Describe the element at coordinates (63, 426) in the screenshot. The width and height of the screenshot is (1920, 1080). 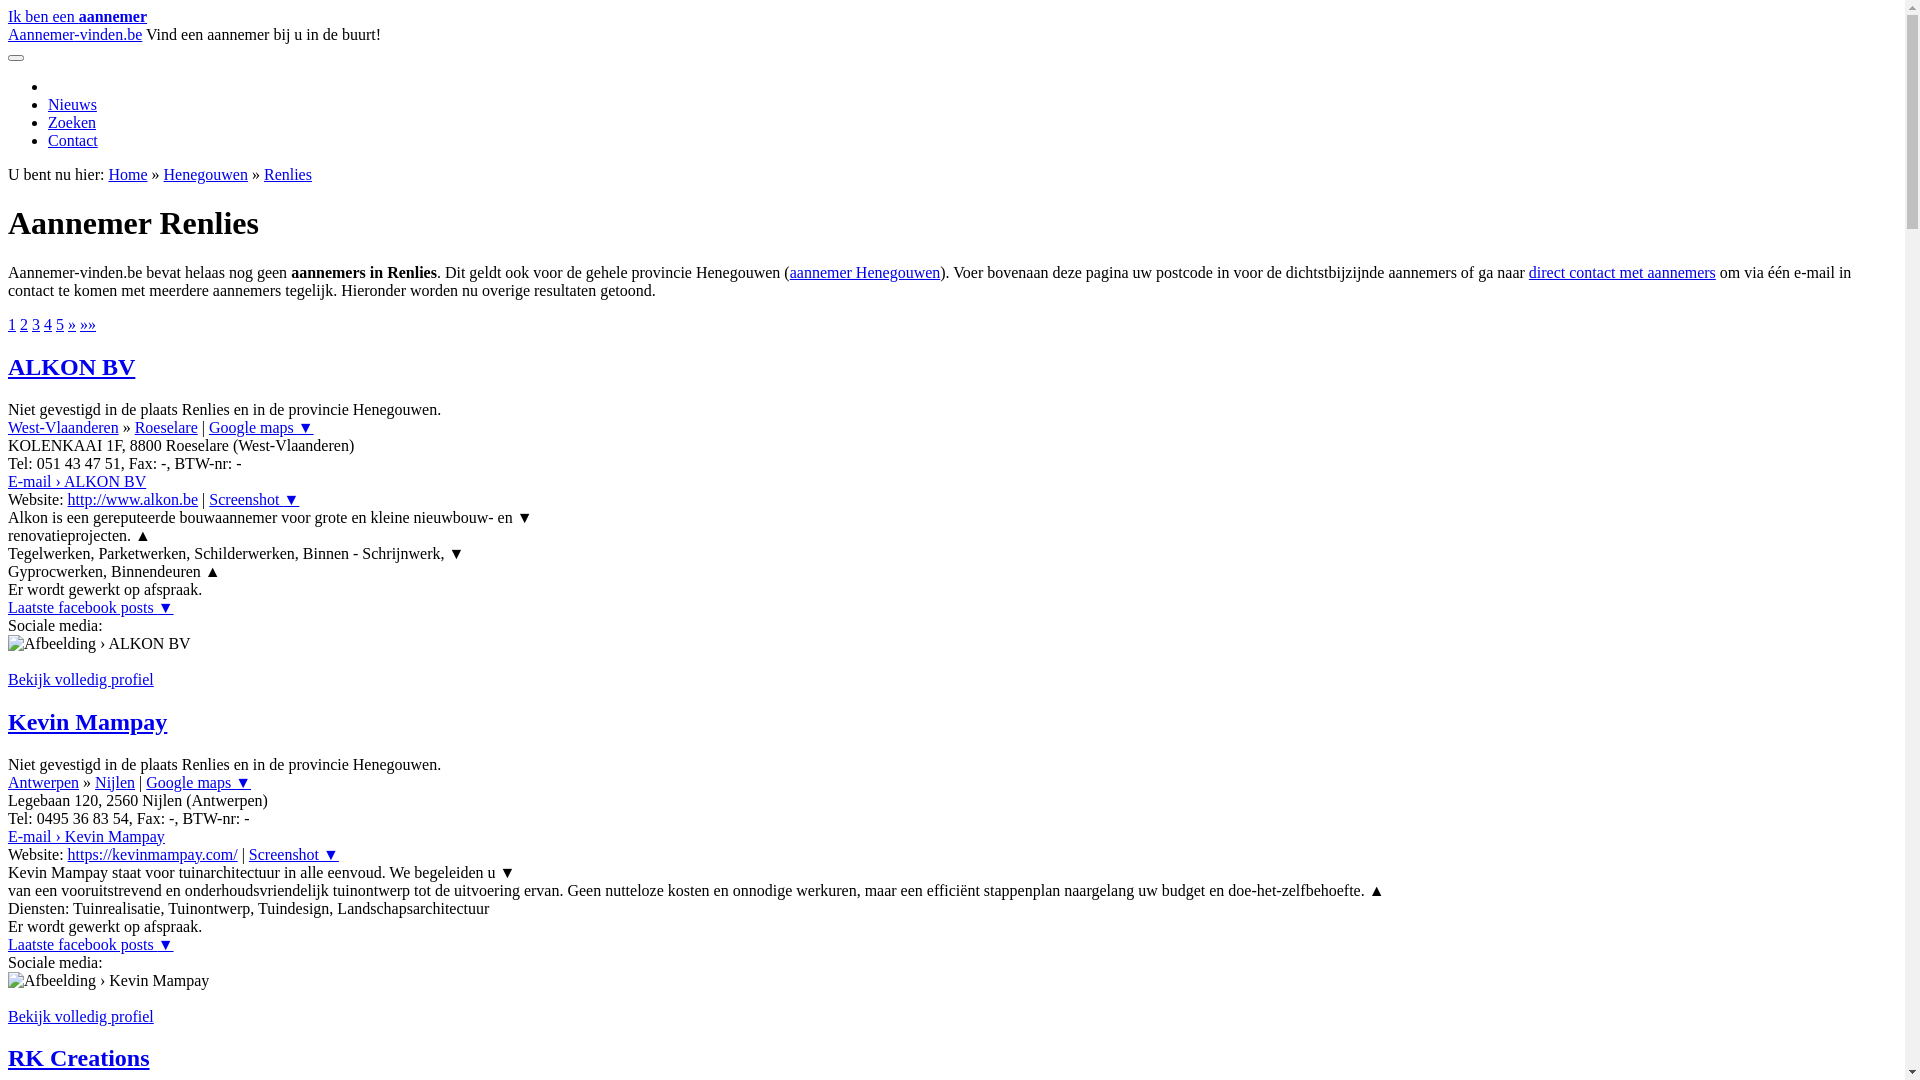
I see `'West-Vlaanderen'` at that location.